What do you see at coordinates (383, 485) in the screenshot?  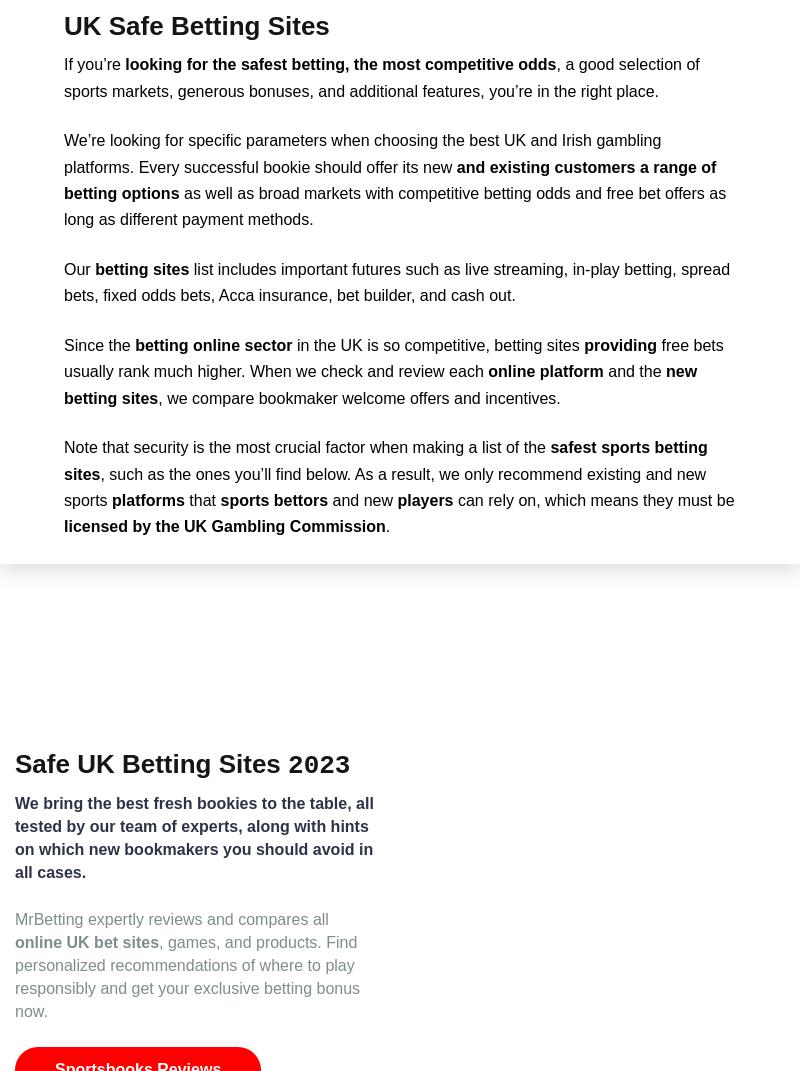 I see `', such as the ones you’ll find below. As a result, we only recommend existing and new sports'` at bounding box center [383, 485].